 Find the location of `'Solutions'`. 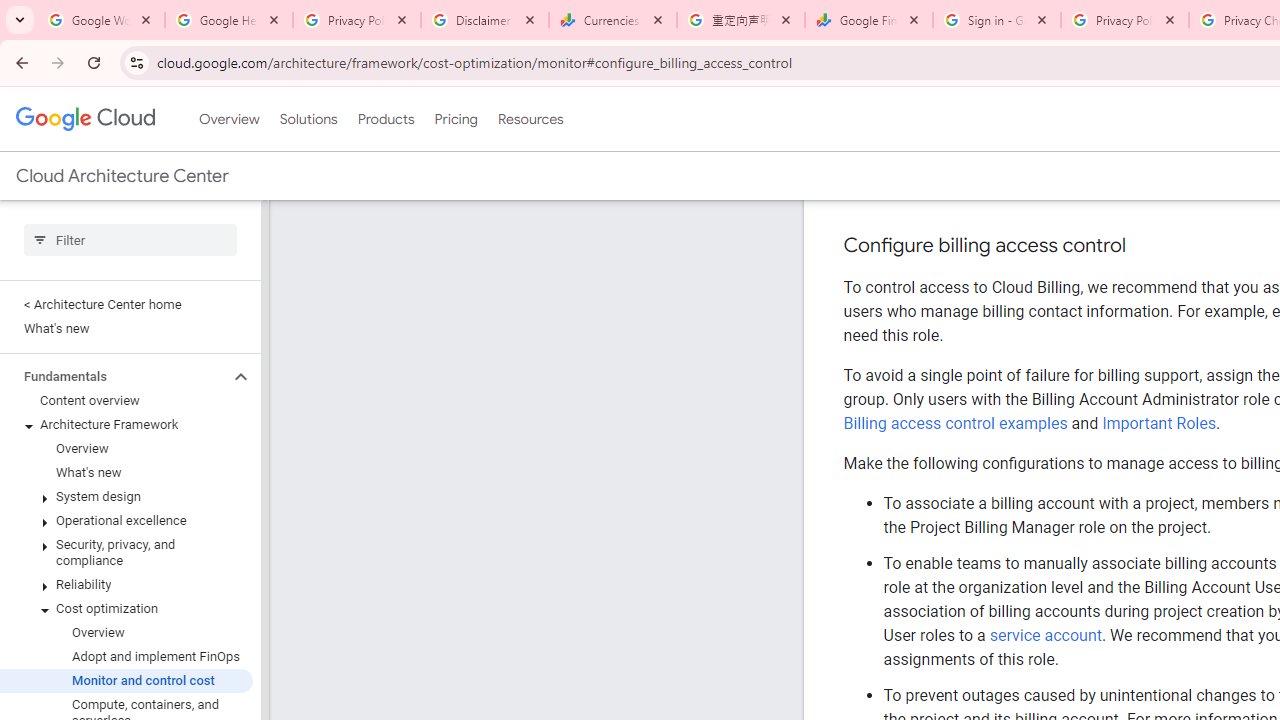

'Solutions' is located at coordinates (307, 119).